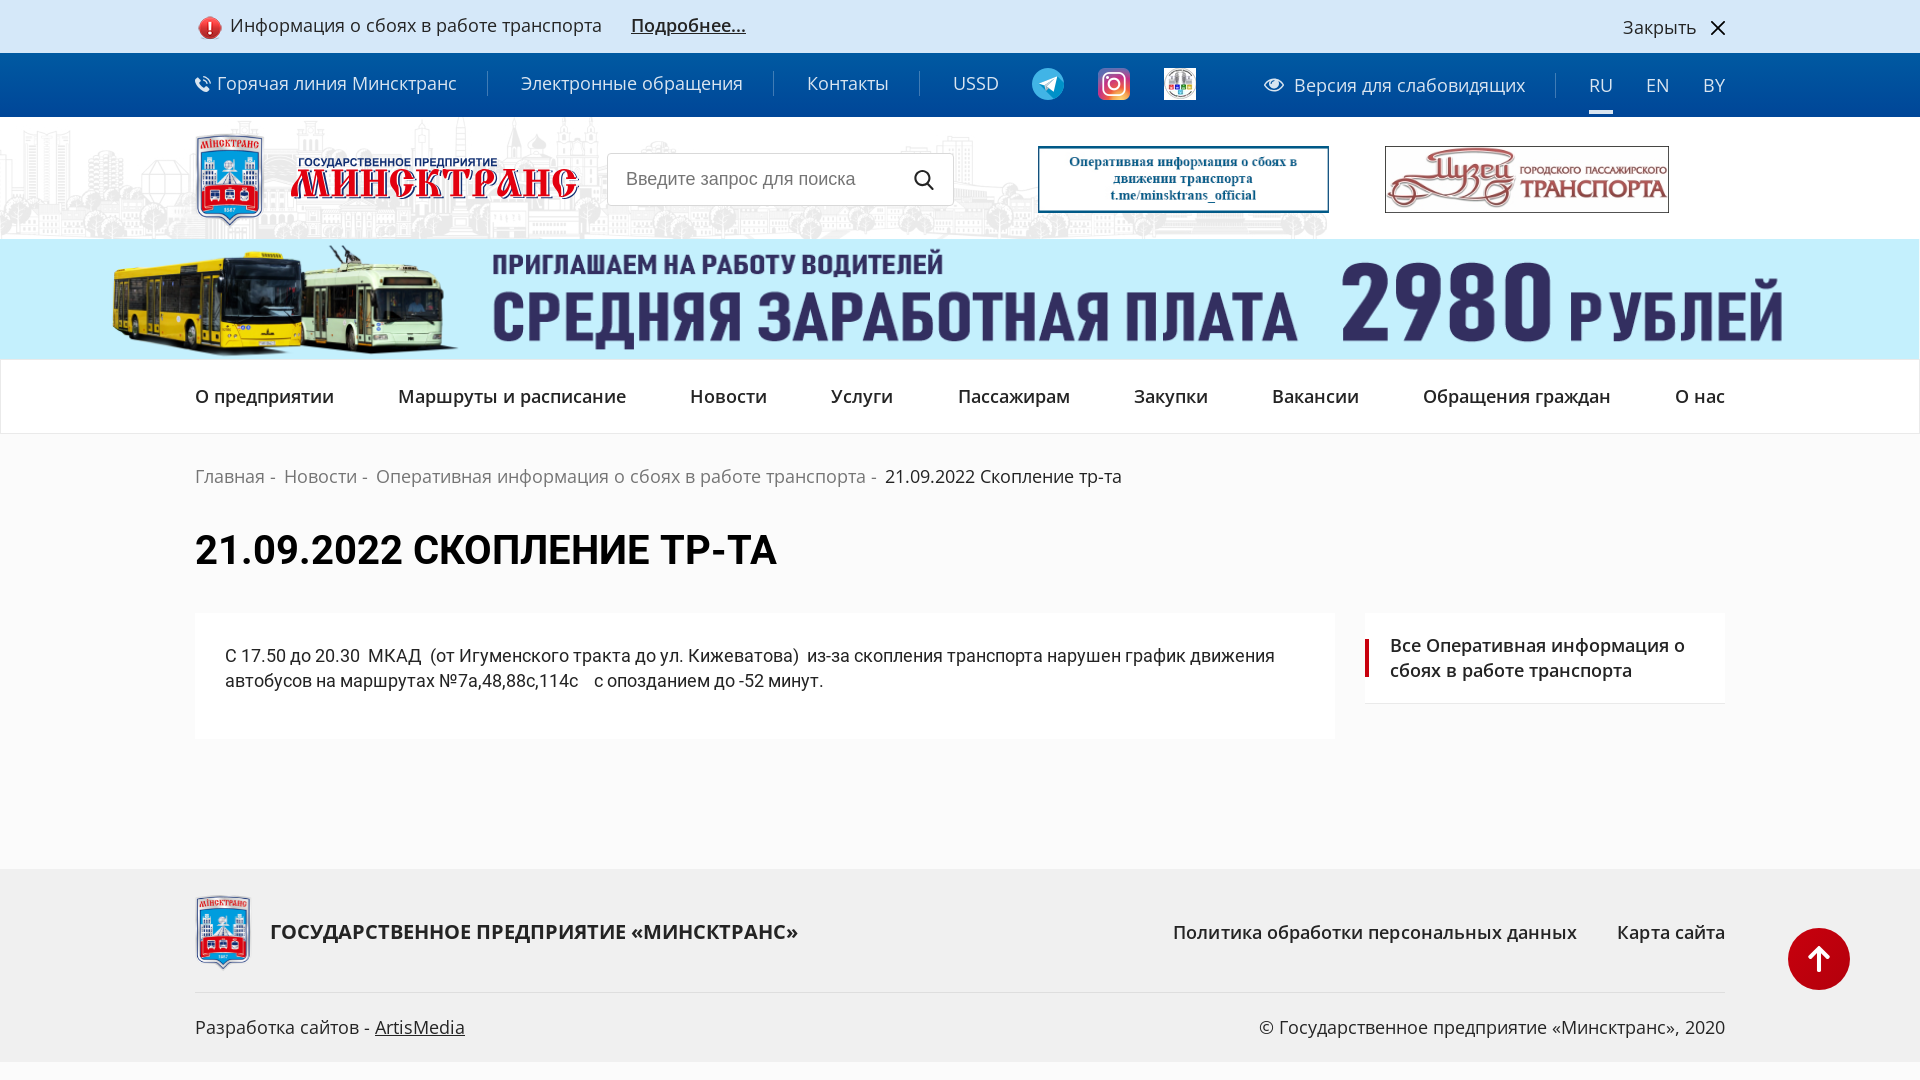  Describe the element at coordinates (1601, 92) in the screenshot. I see `'RU'` at that location.